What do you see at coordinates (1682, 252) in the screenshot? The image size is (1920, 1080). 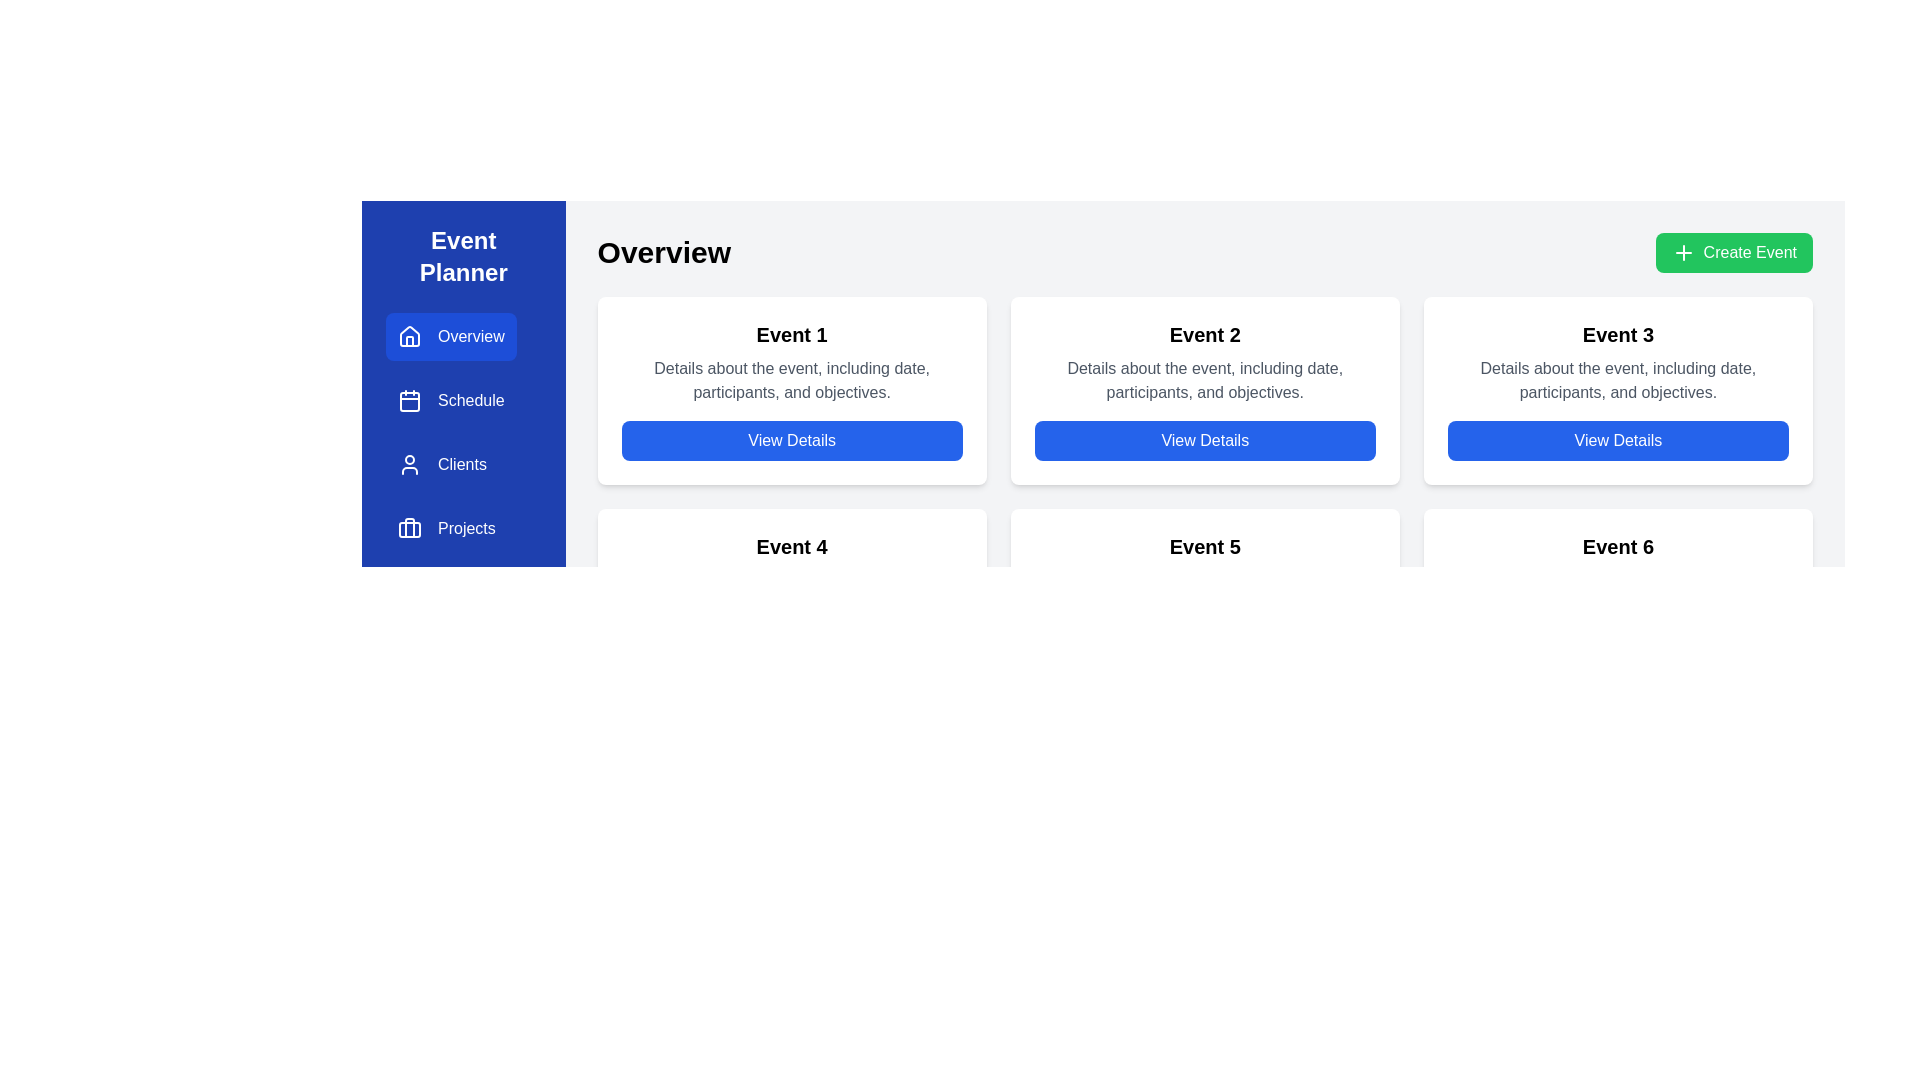 I see `the small plus icon within the green 'Create Event' button located at the top-right of the main content area to create a new event` at bounding box center [1682, 252].